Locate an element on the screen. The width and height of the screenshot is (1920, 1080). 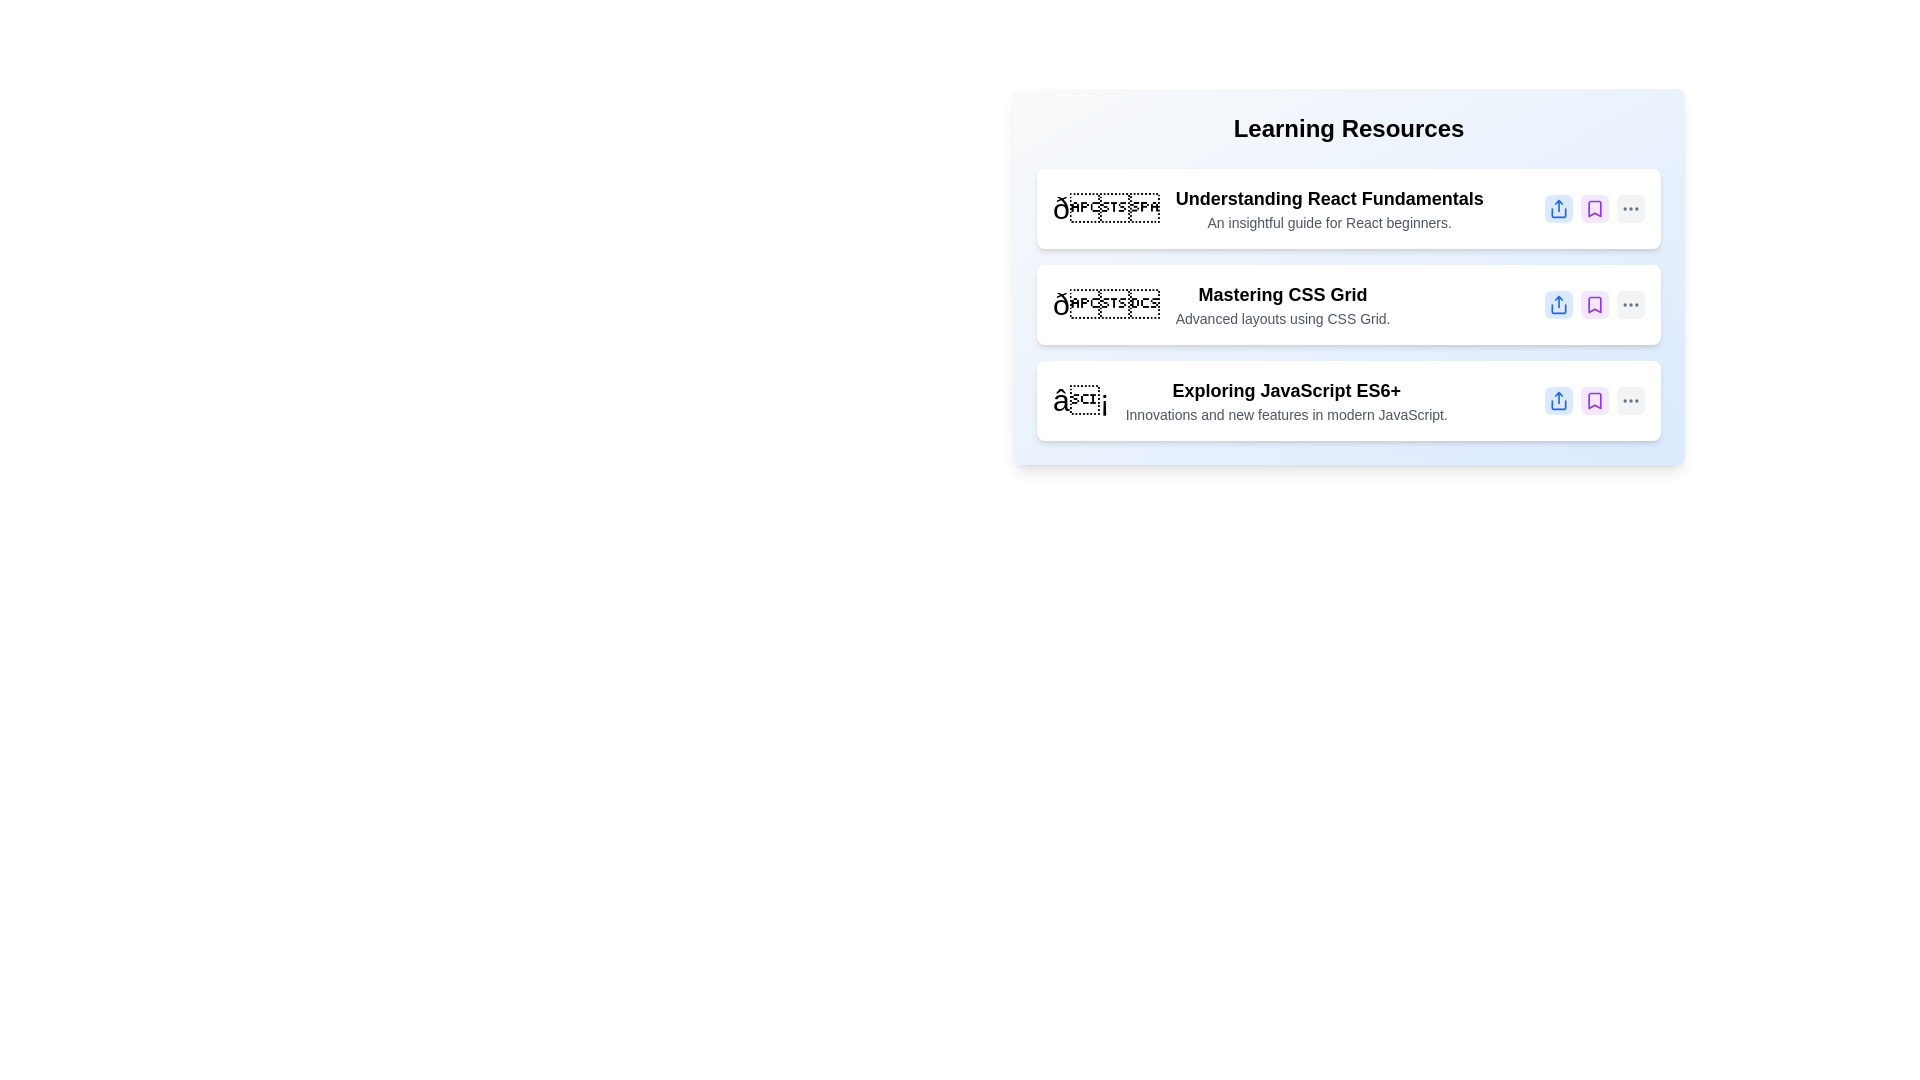
bookmark button for the item titled 'Understanding React Fundamentals' is located at coordinates (1593, 208).